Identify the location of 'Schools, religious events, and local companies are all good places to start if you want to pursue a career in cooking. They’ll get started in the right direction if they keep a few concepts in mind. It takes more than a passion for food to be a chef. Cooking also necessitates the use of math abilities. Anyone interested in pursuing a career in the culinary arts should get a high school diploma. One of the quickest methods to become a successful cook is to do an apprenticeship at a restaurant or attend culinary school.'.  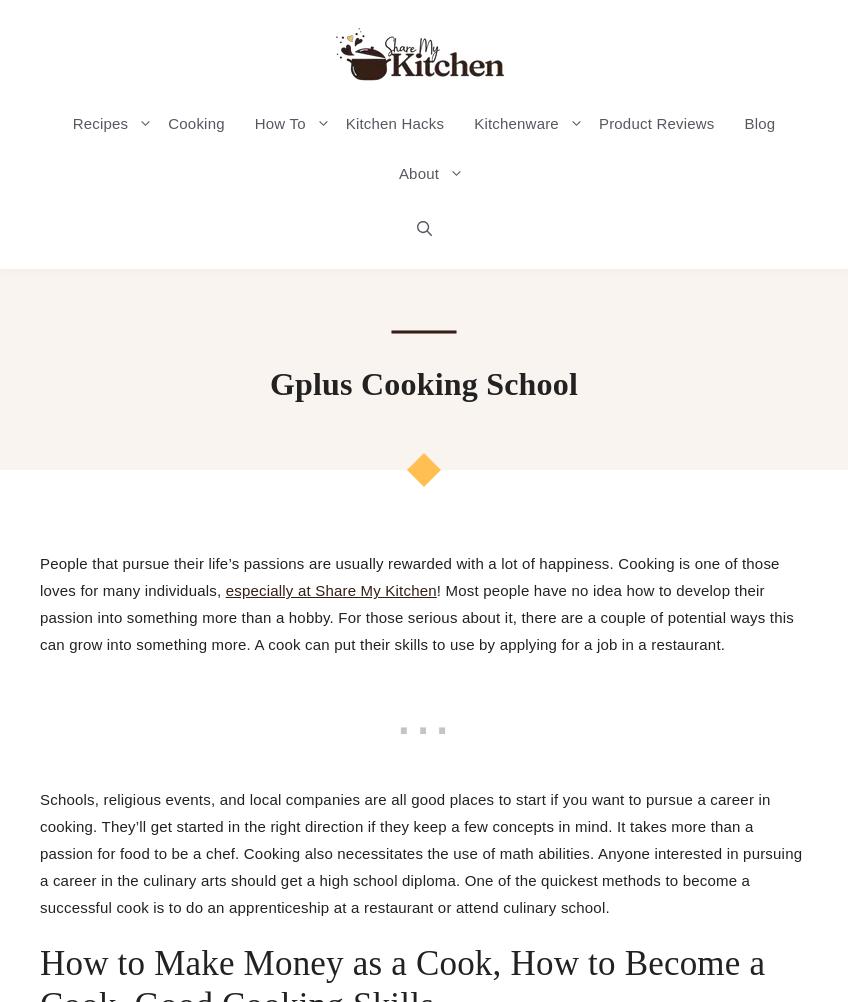
(421, 852).